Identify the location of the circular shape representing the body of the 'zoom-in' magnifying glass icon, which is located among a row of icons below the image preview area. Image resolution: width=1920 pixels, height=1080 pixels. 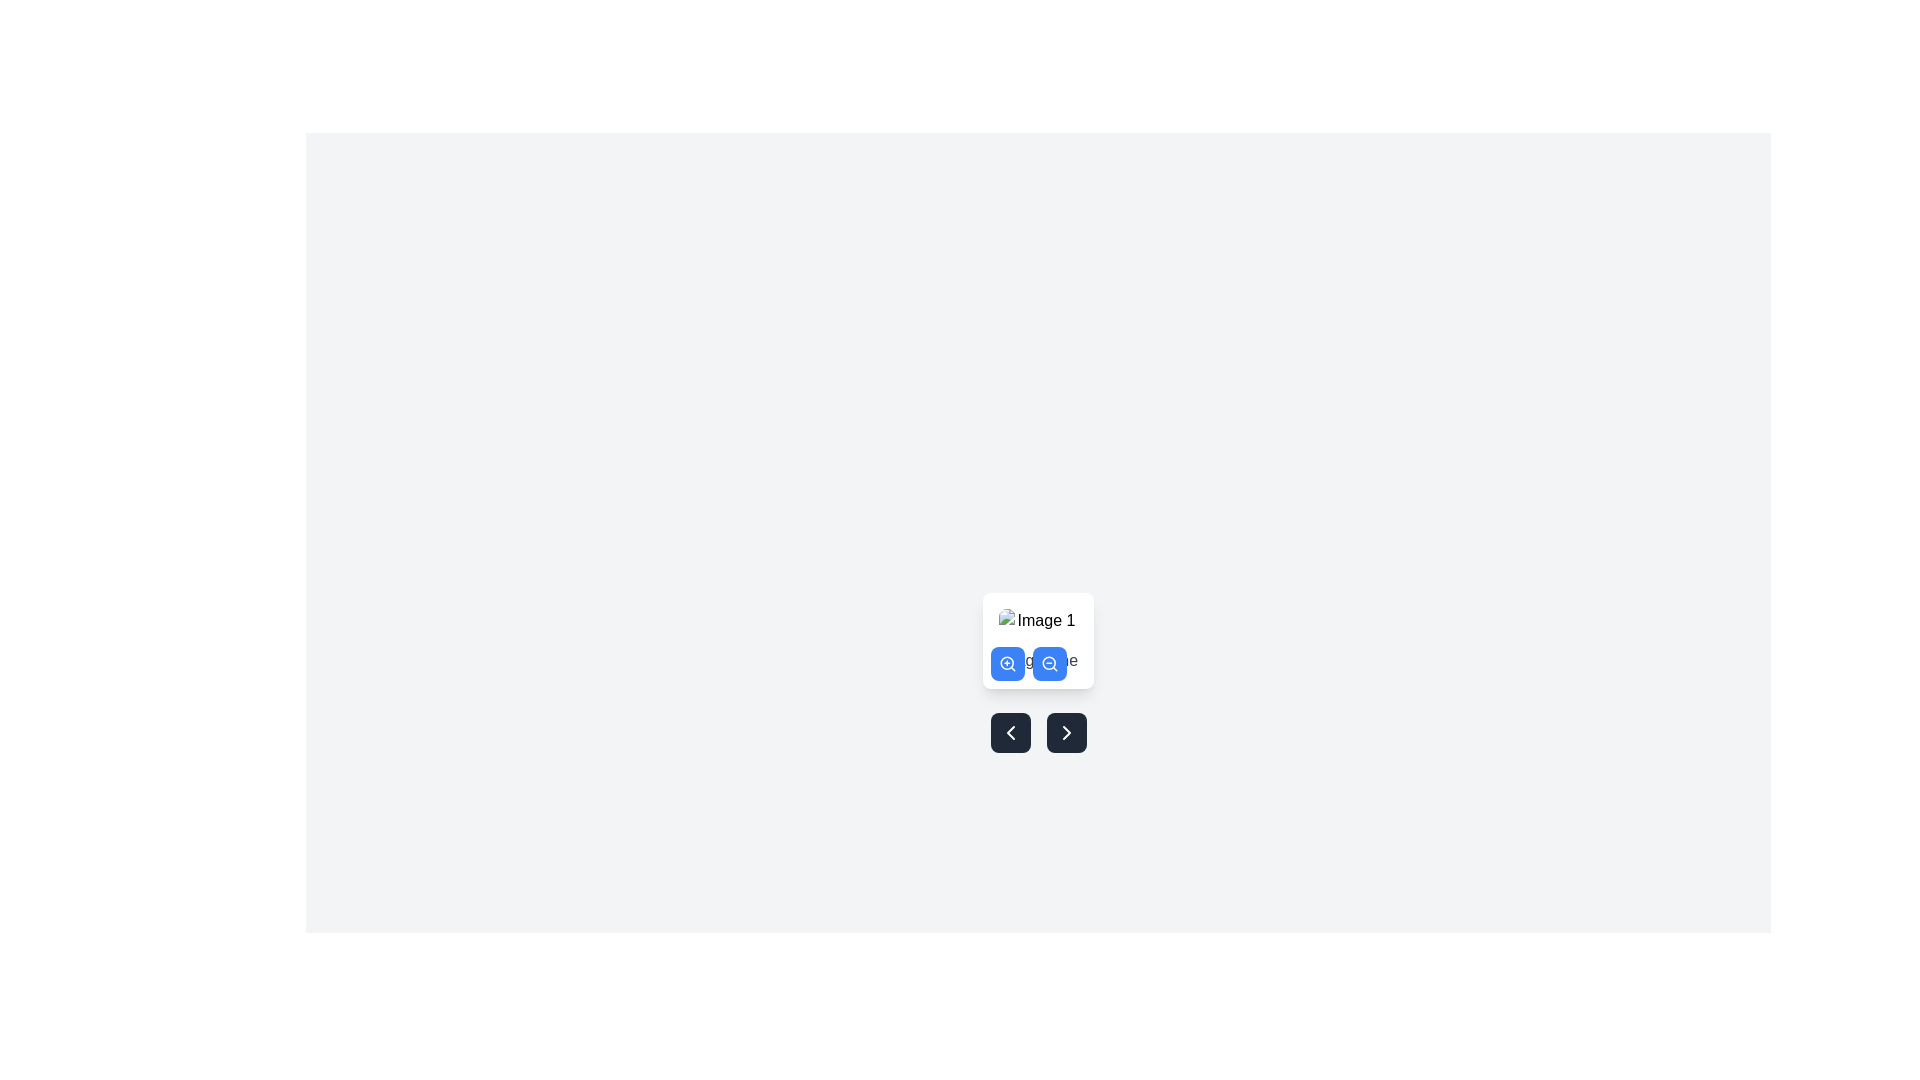
(1007, 663).